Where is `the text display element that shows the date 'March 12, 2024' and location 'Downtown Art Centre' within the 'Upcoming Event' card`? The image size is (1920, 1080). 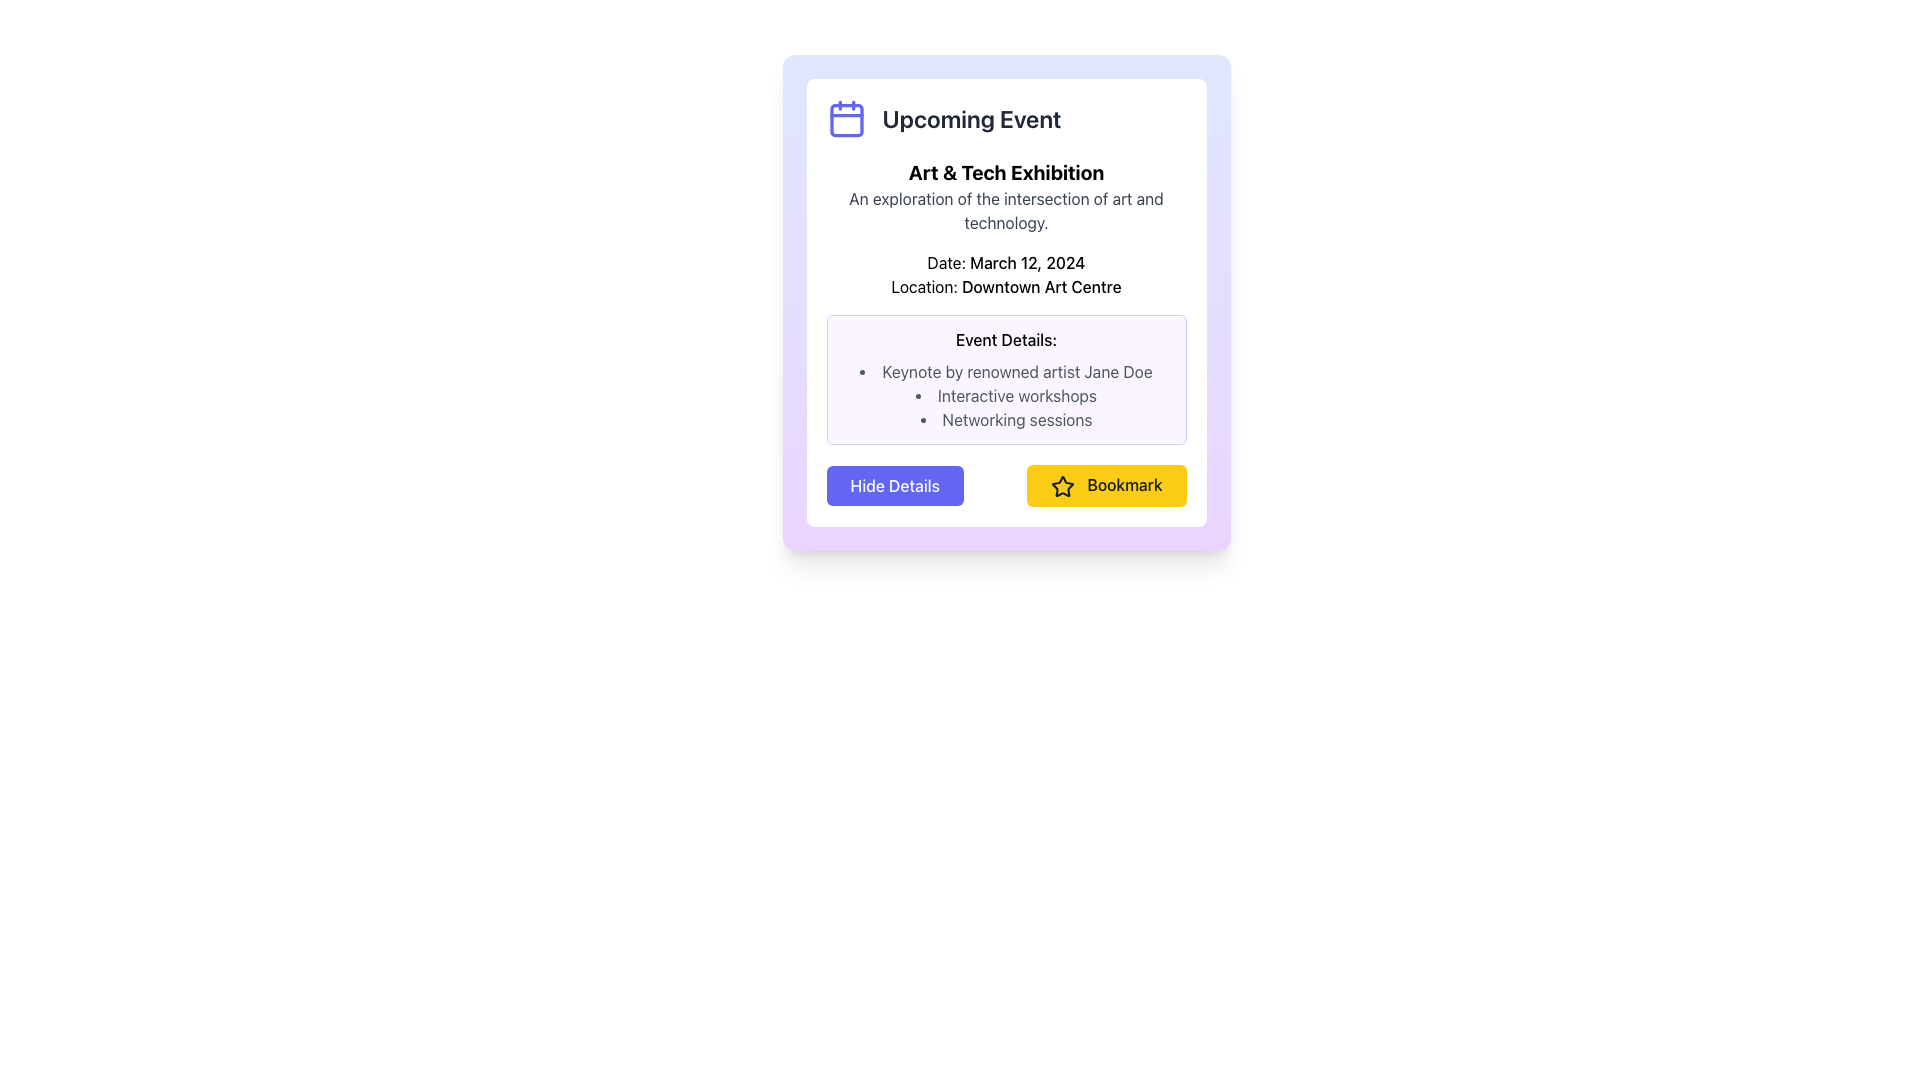
the text display element that shows the date 'March 12, 2024' and location 'Downtown Art Centre' within the 'Upcoming Event' card is located at coordinates (1006, 274).